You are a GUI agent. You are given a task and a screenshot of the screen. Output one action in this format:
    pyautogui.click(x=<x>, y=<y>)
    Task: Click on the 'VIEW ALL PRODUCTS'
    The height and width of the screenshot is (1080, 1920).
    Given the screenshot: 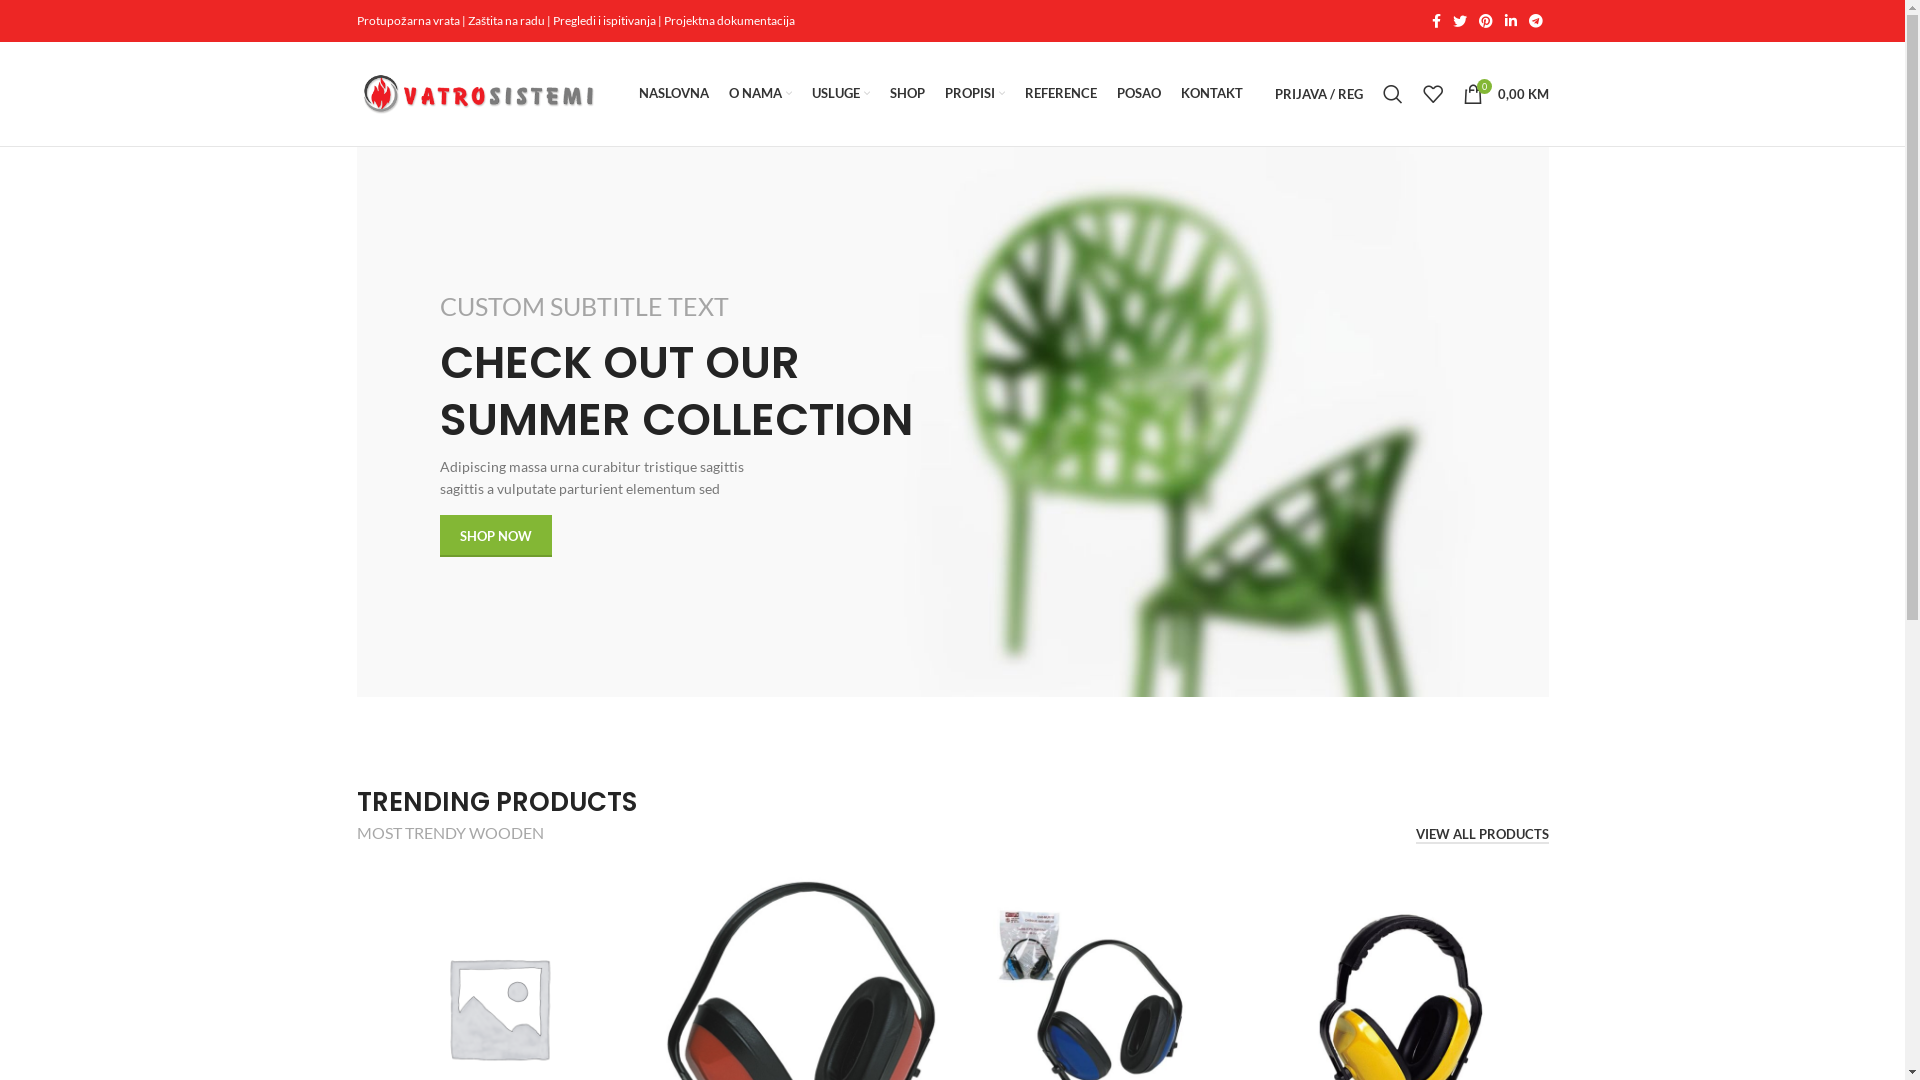 What is the action you would take?
    pyautogui.click(x=1482, y=836)
    